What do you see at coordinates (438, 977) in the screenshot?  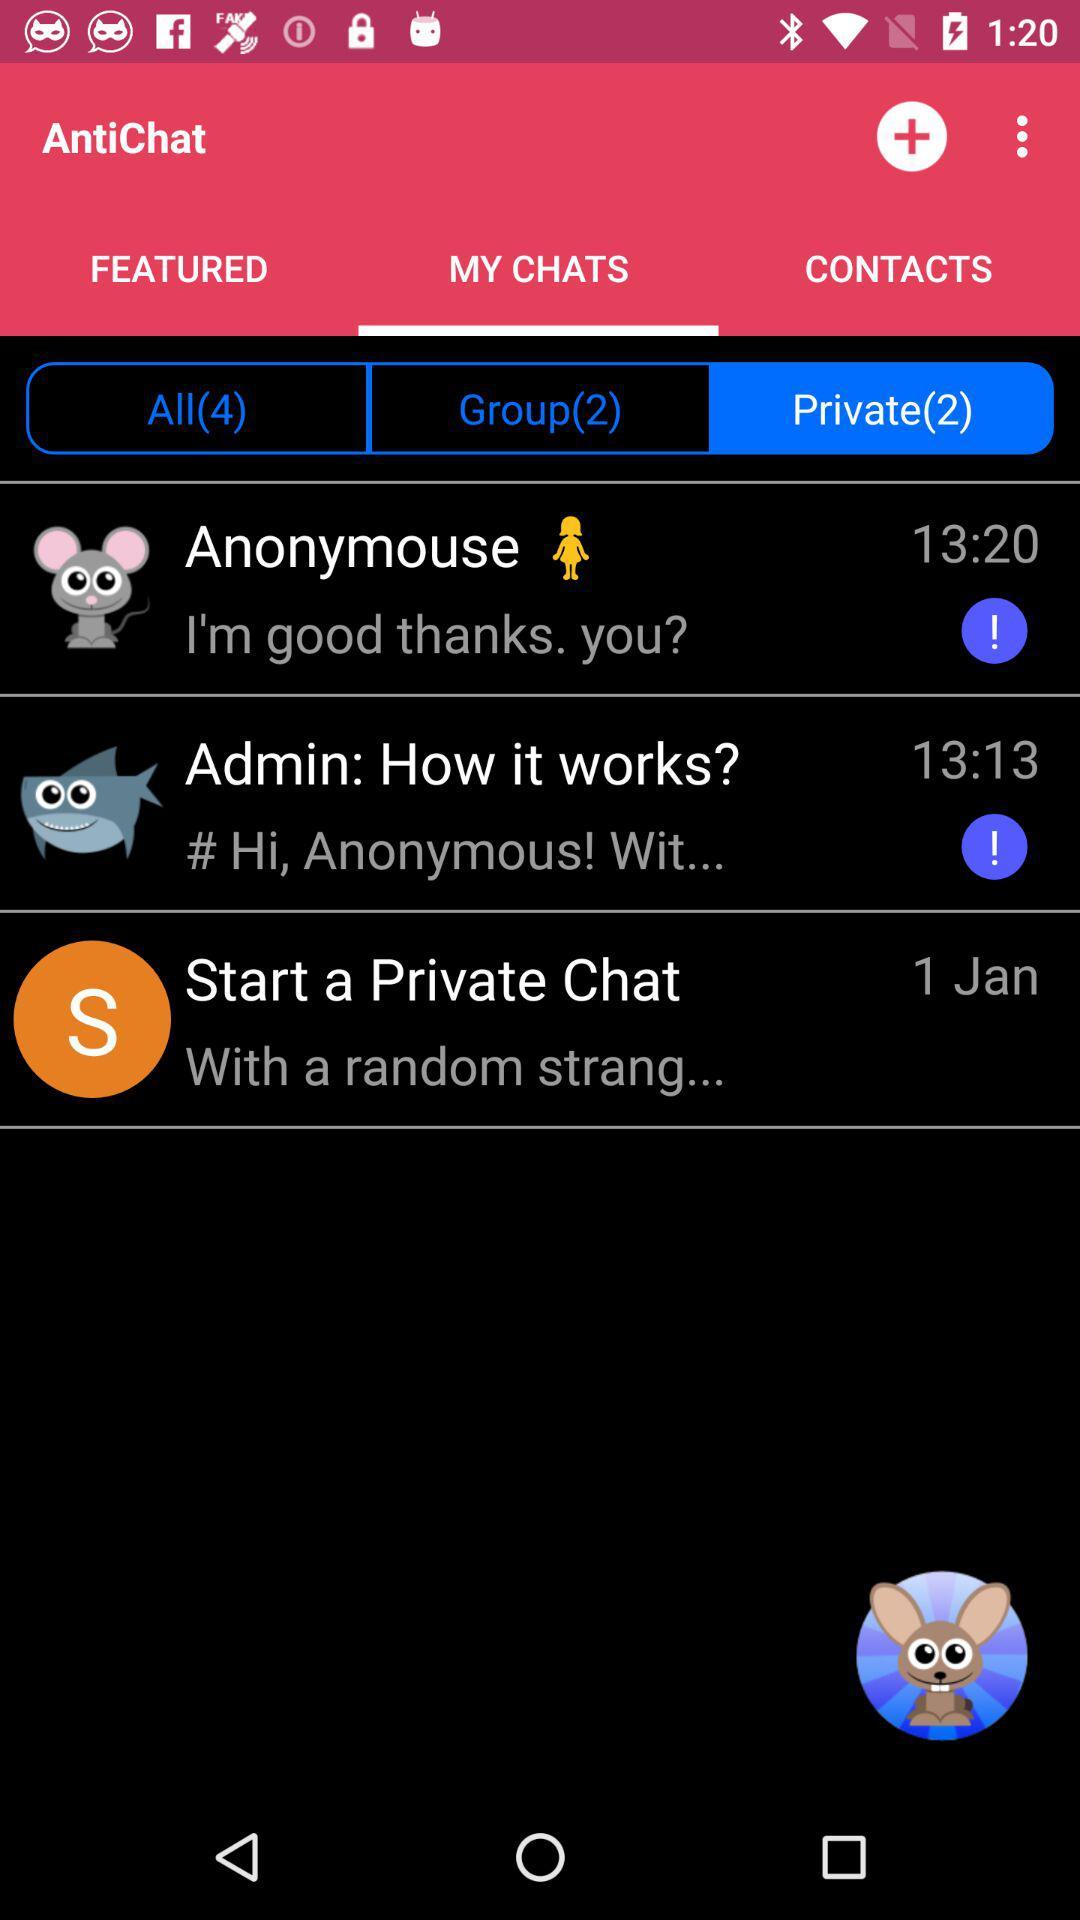 I see `item above the with a random item` at bounding box center [438, 977].